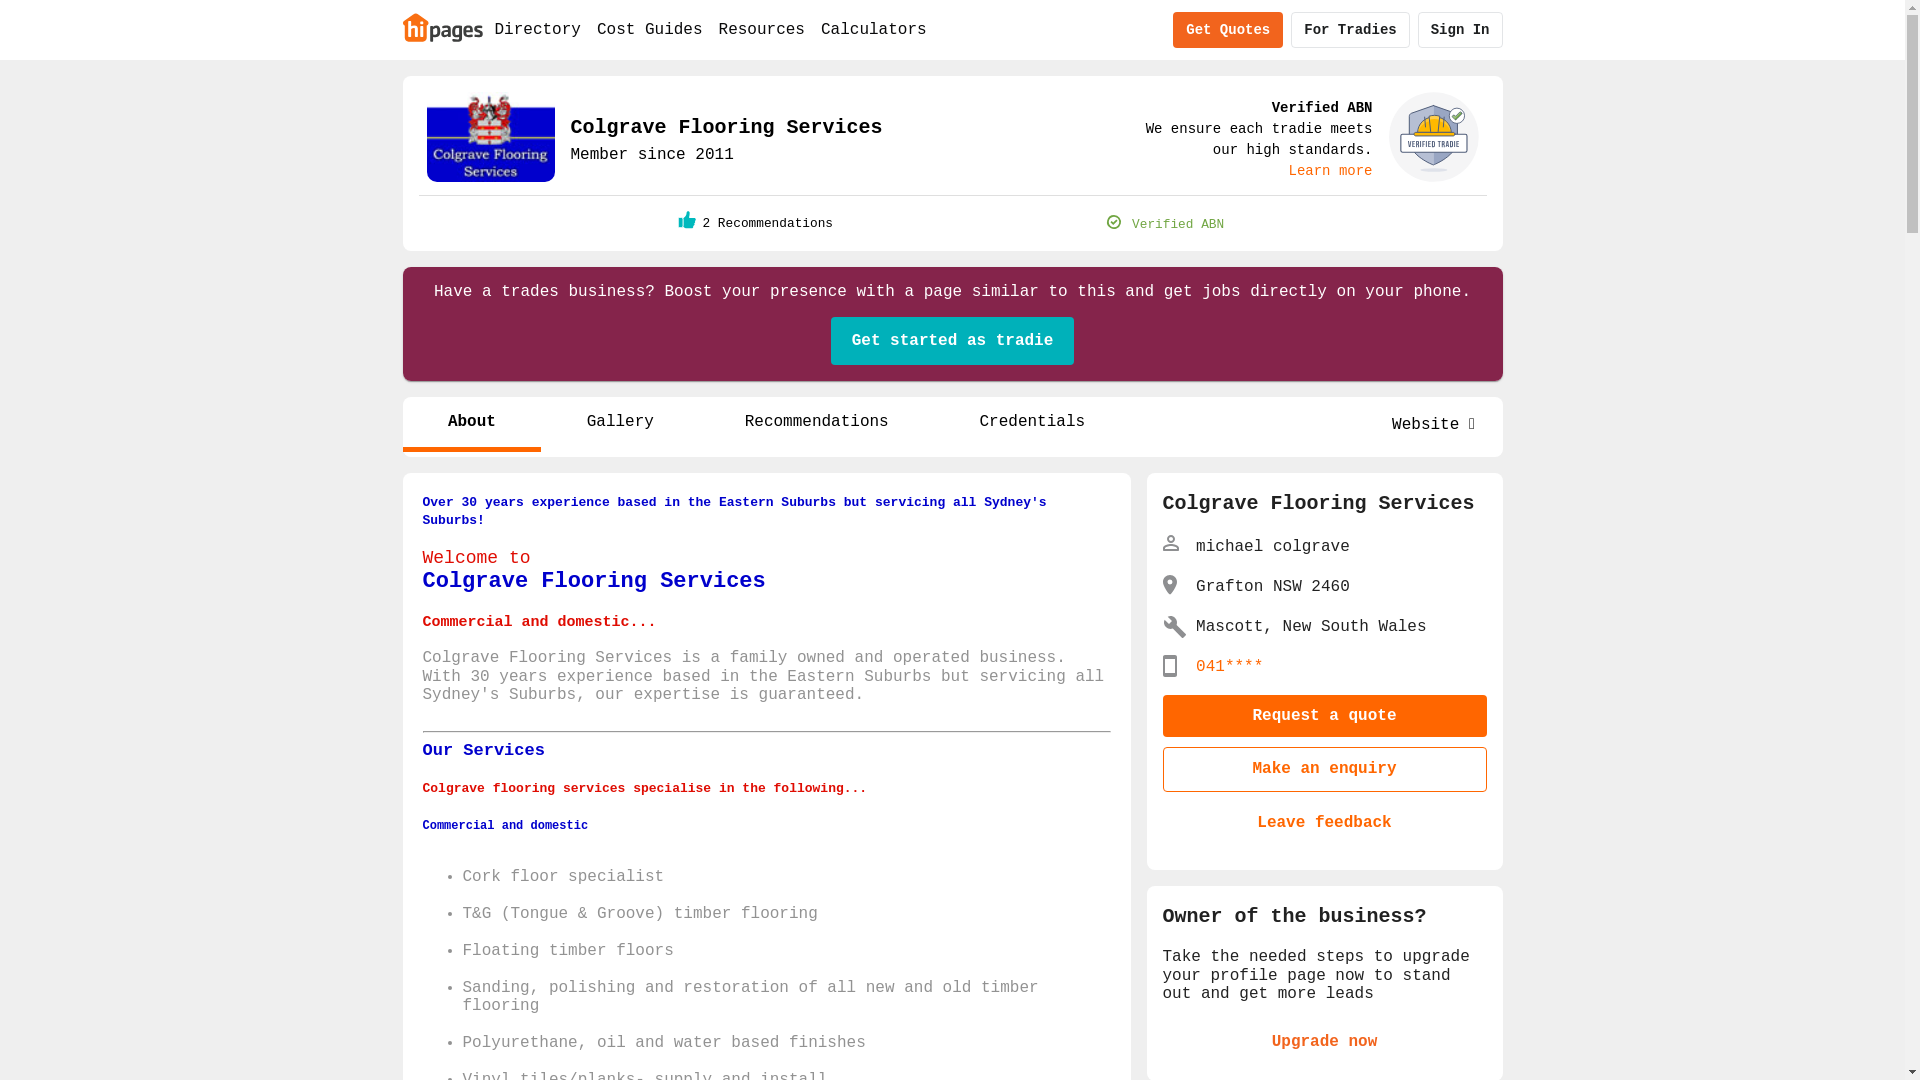  I want to click on '041****', so click(1228, 667).